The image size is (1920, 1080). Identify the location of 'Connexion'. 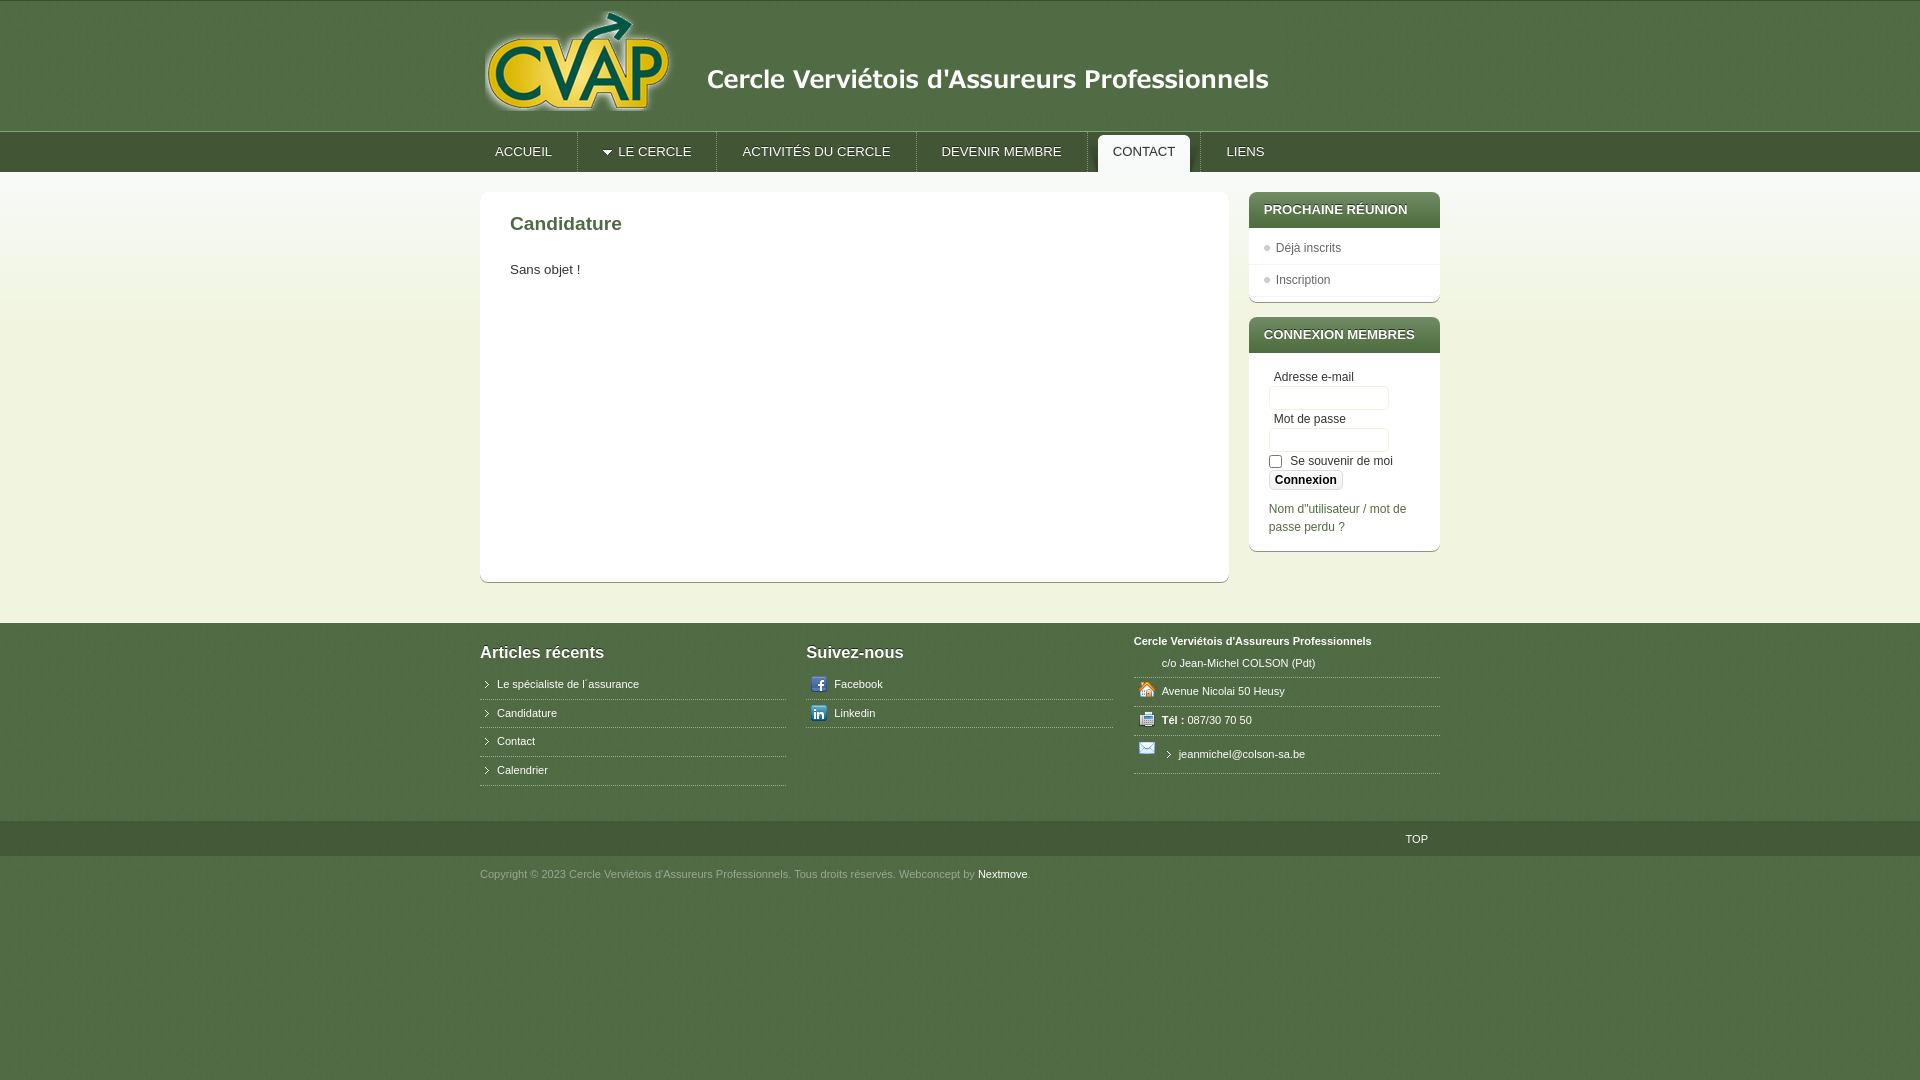
(1305, 479).